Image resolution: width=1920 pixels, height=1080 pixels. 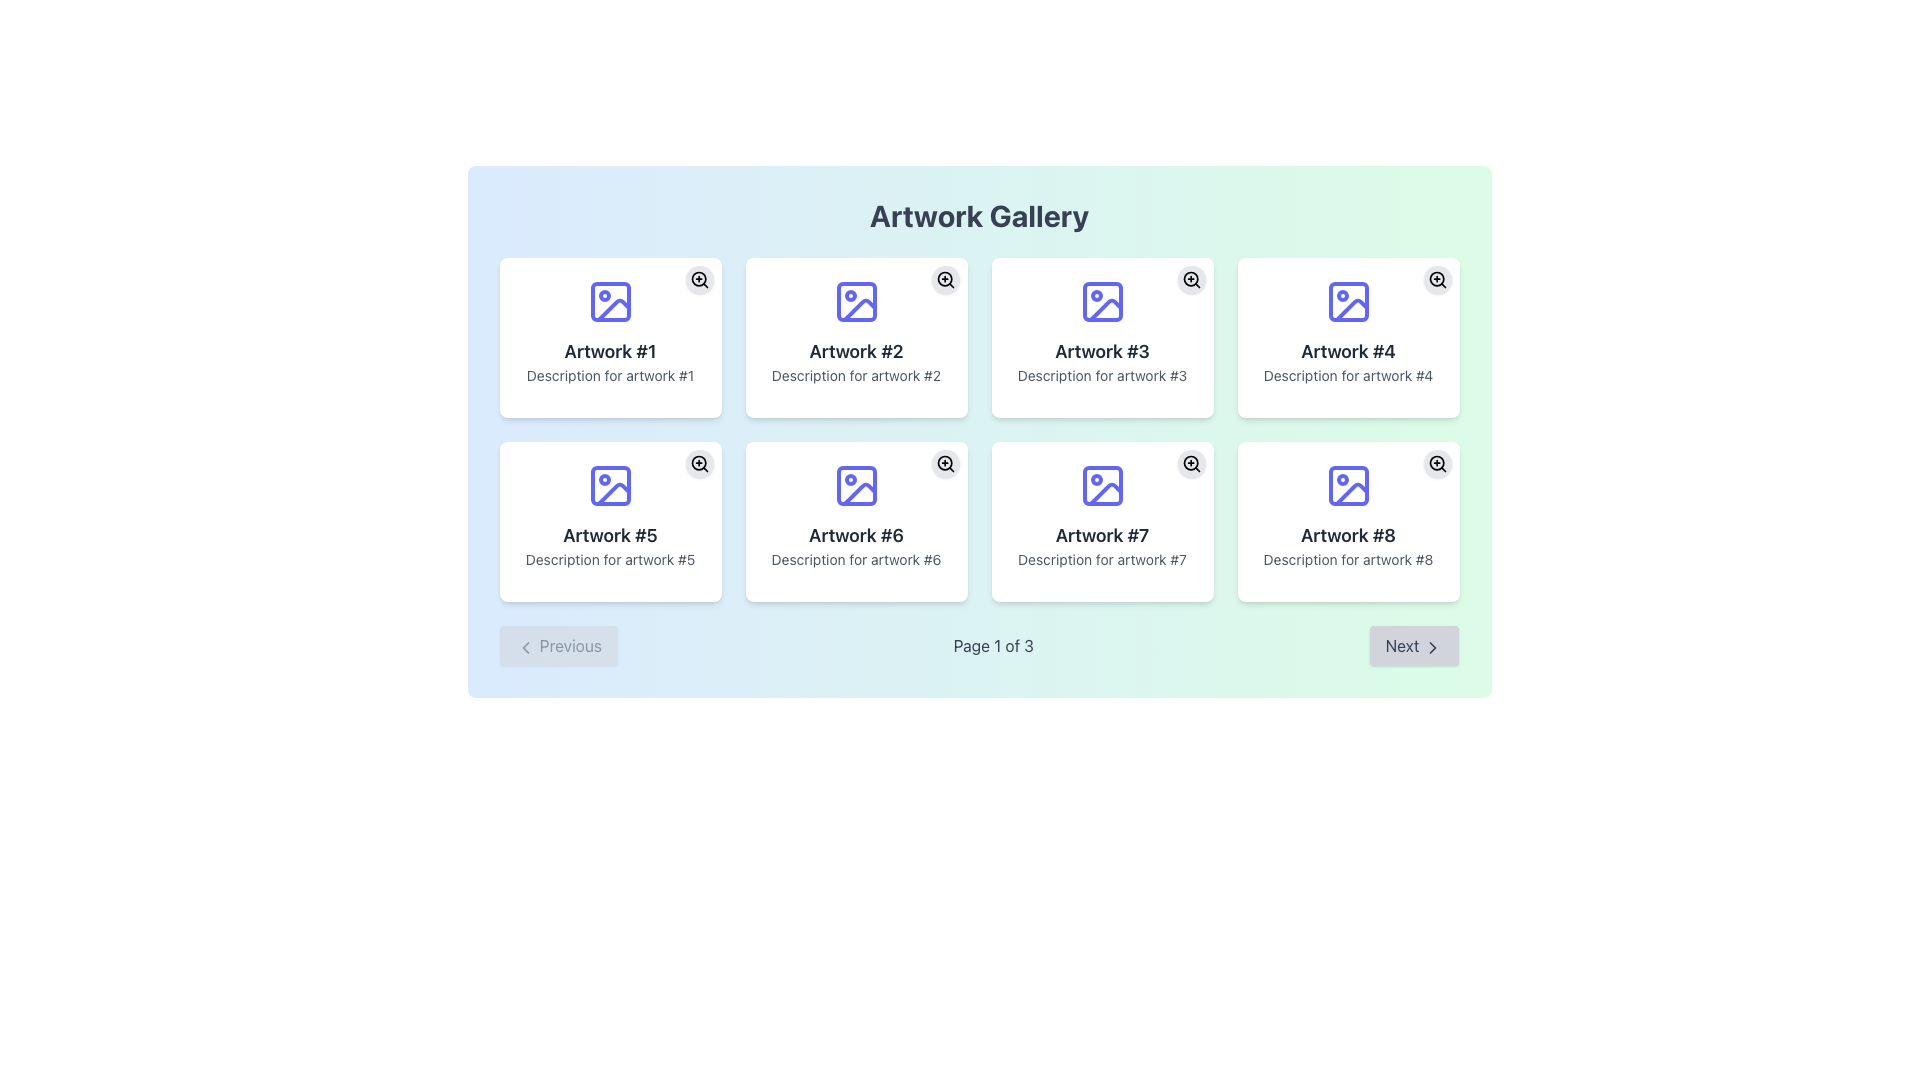 I want to click on the preview card for Artwork #8 located at the bottom-right of the grid layout, so click(x=1348, y=520).